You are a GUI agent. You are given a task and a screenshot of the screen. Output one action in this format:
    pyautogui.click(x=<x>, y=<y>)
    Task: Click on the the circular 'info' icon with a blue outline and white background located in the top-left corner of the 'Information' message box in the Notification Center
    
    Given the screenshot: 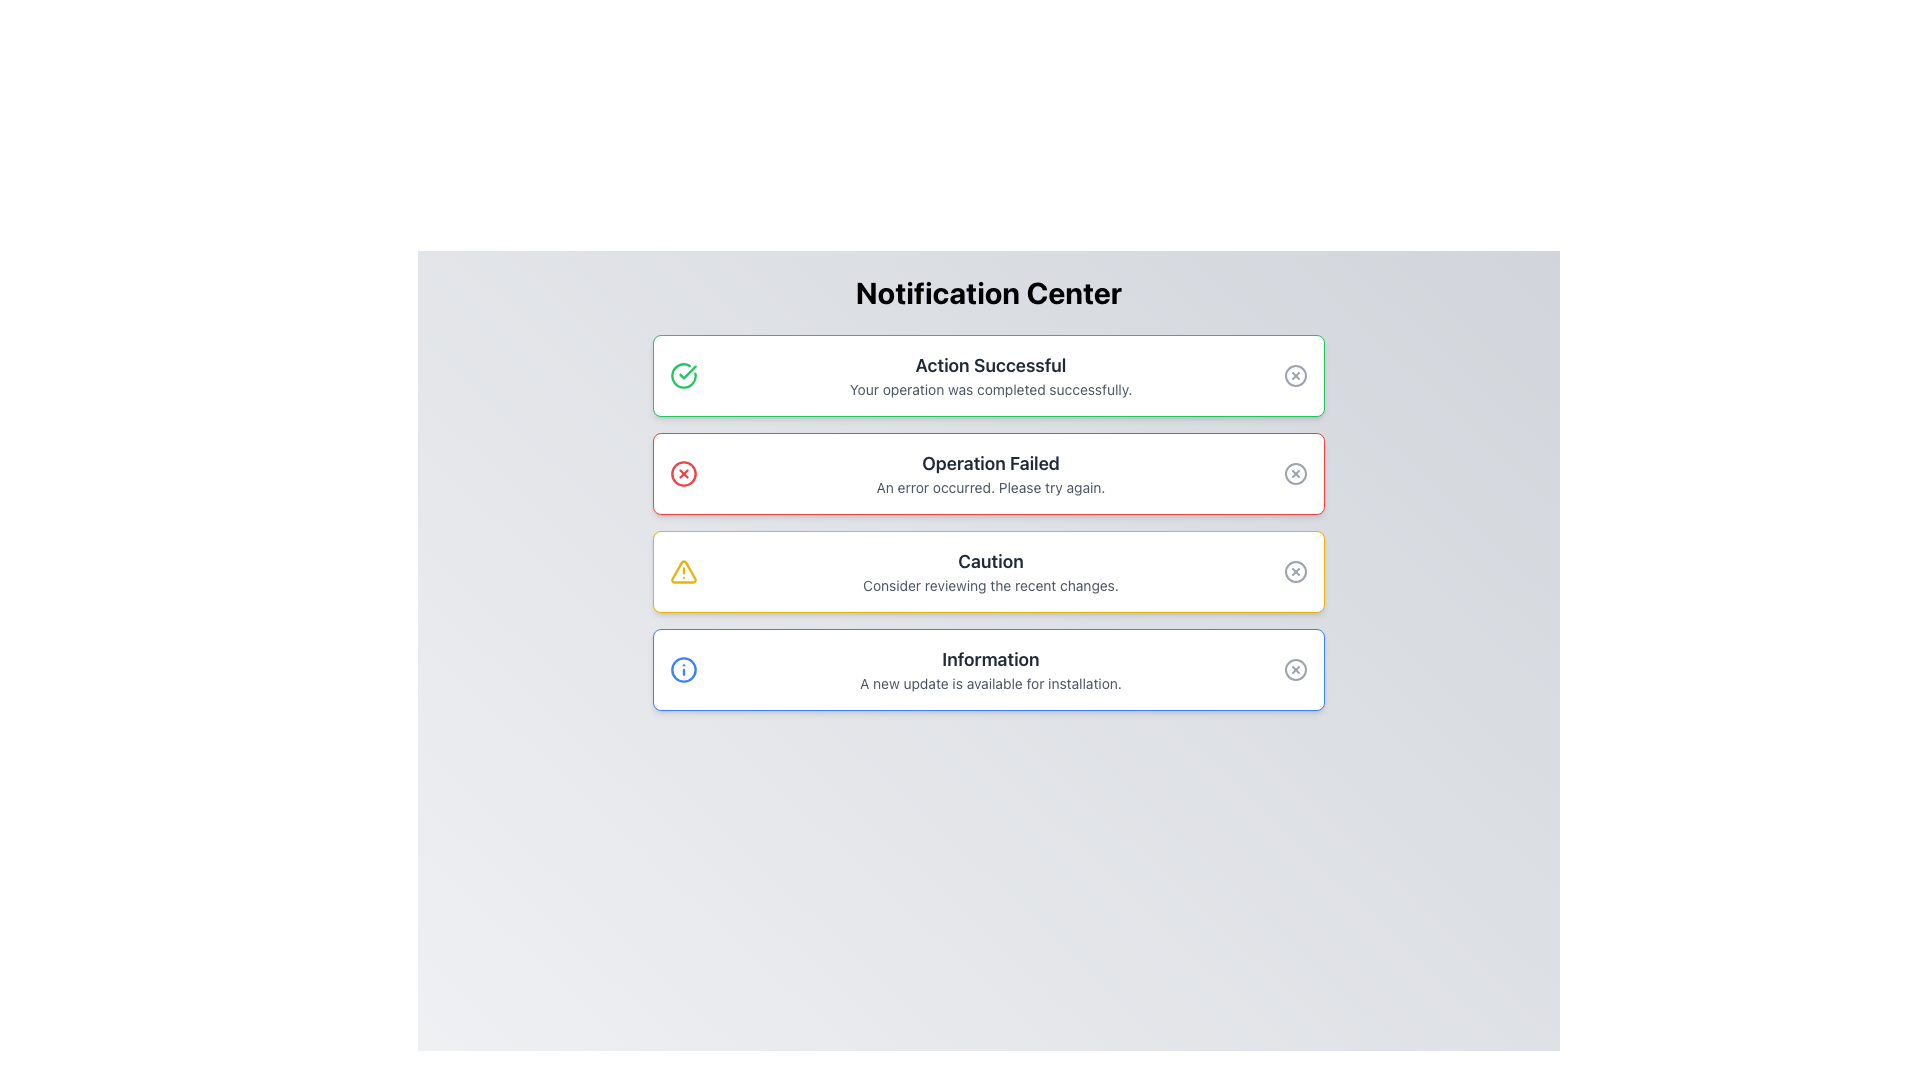 What is the action you would take?
    pyautogui.click(x=684, y=670)
    